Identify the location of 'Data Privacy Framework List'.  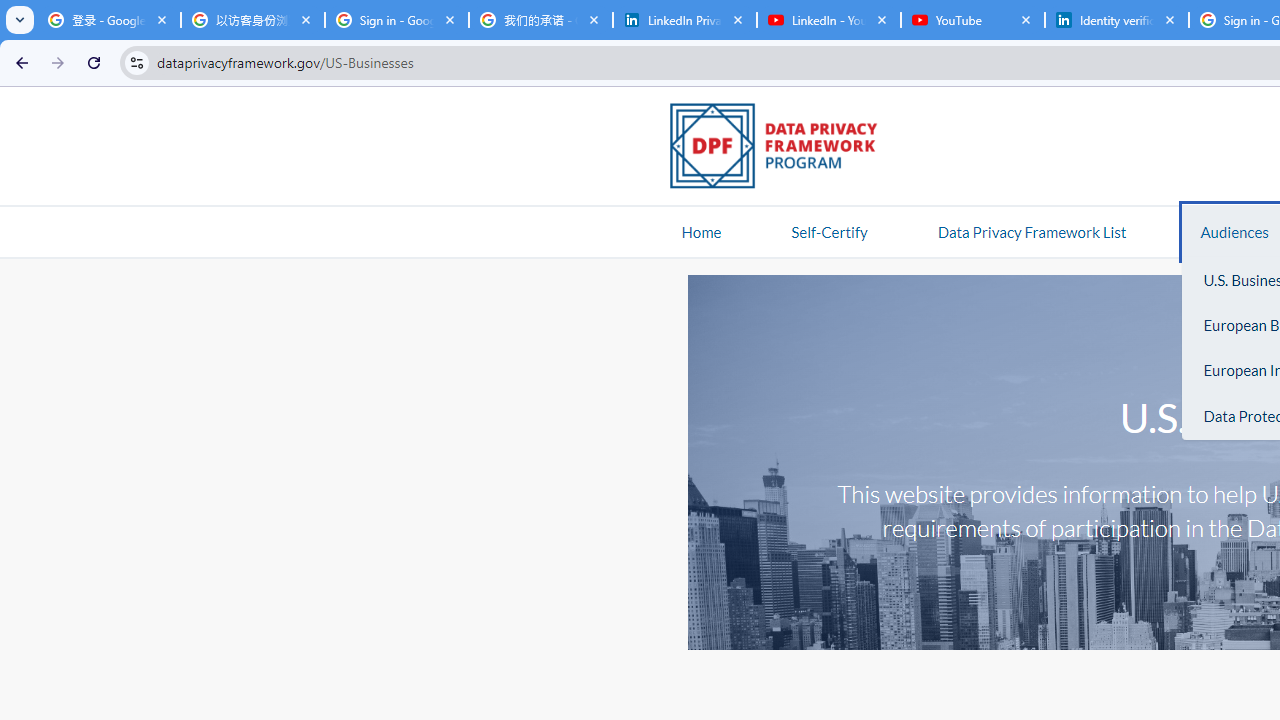
(1031, 230).